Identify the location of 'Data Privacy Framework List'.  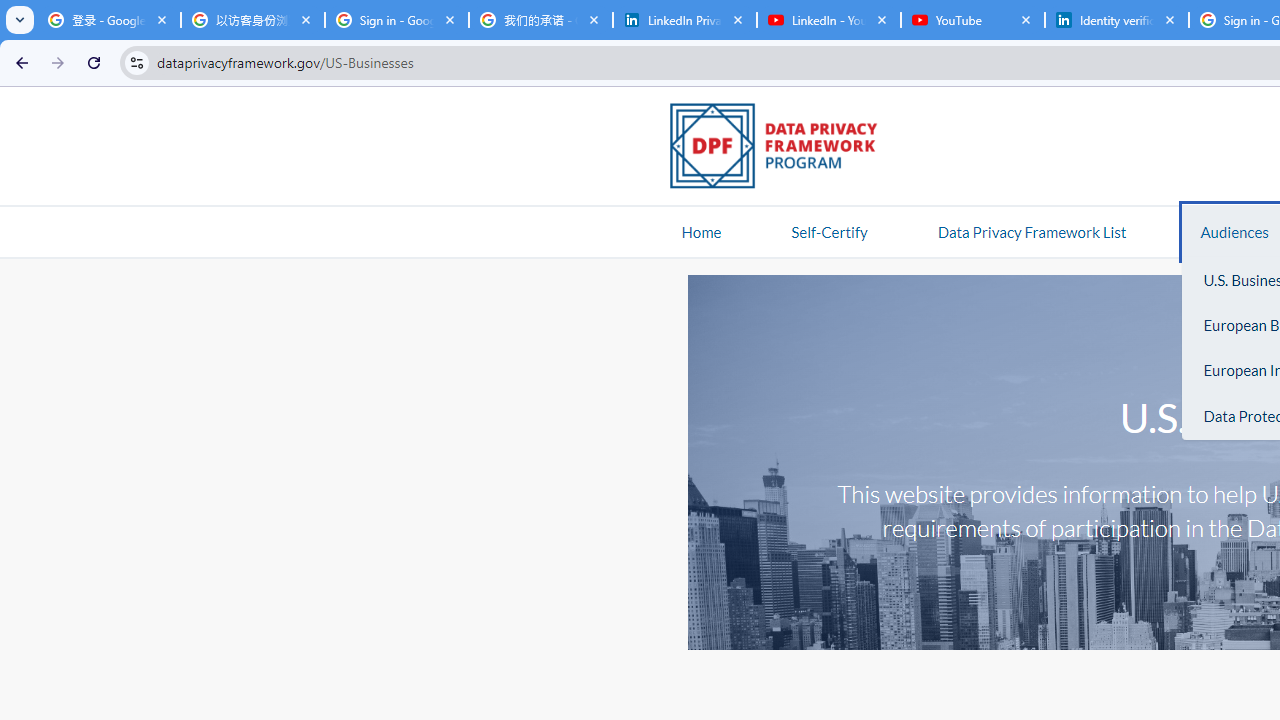
(1031, 230).